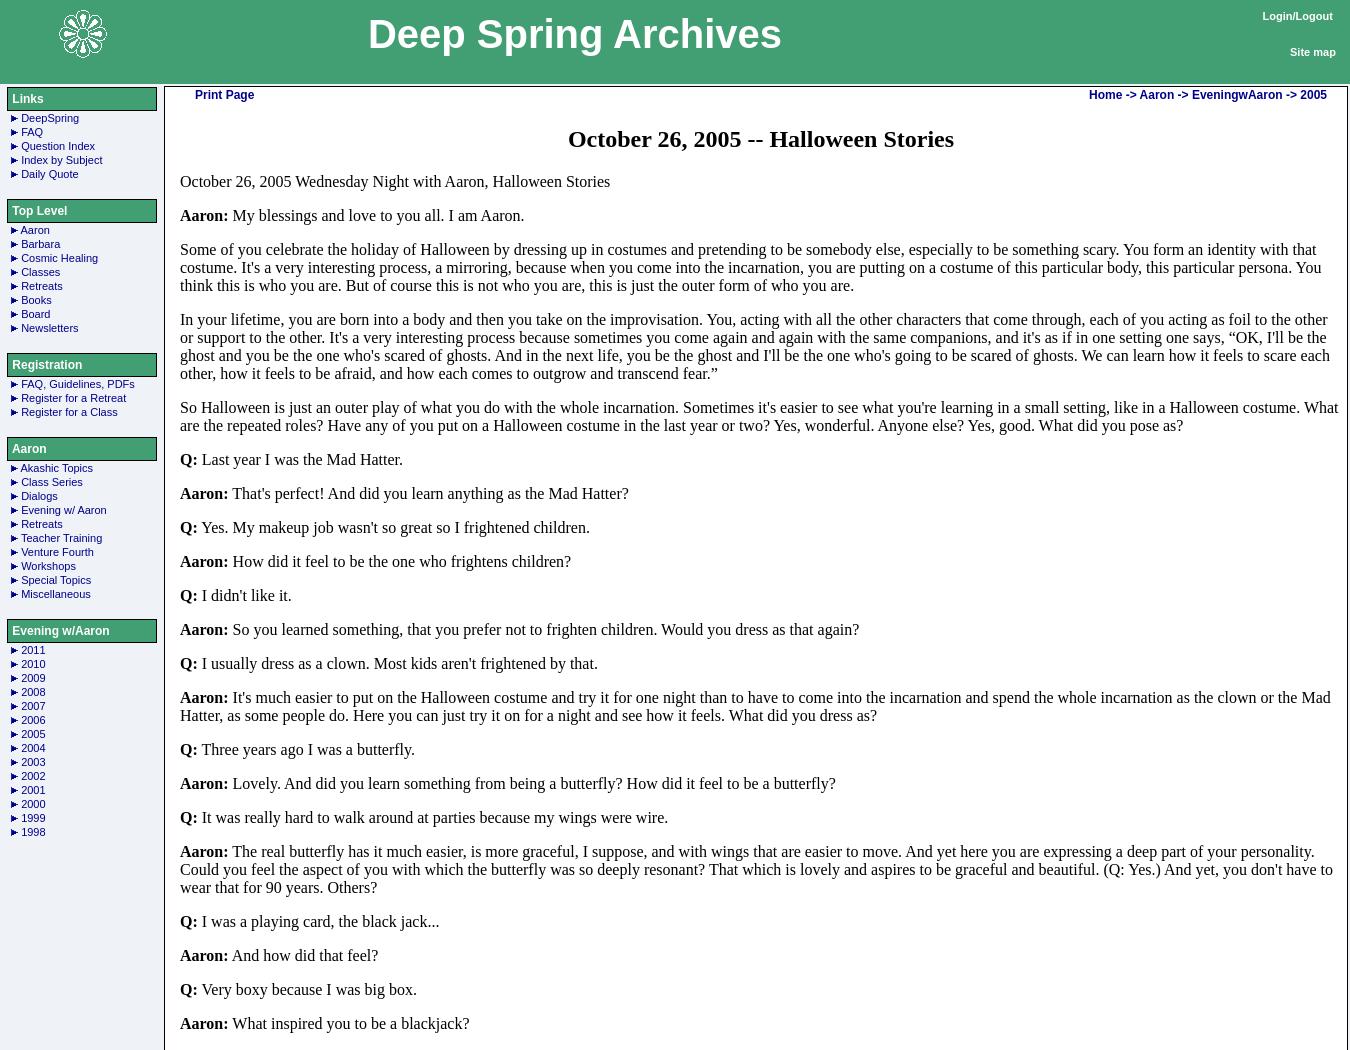 Image resolution: width=1350 pixels, height=1050 pixels. What do you see at coordinates (50, 481) in the screenshot?
I see `'Class Series'` at bounding box center [50, 481].